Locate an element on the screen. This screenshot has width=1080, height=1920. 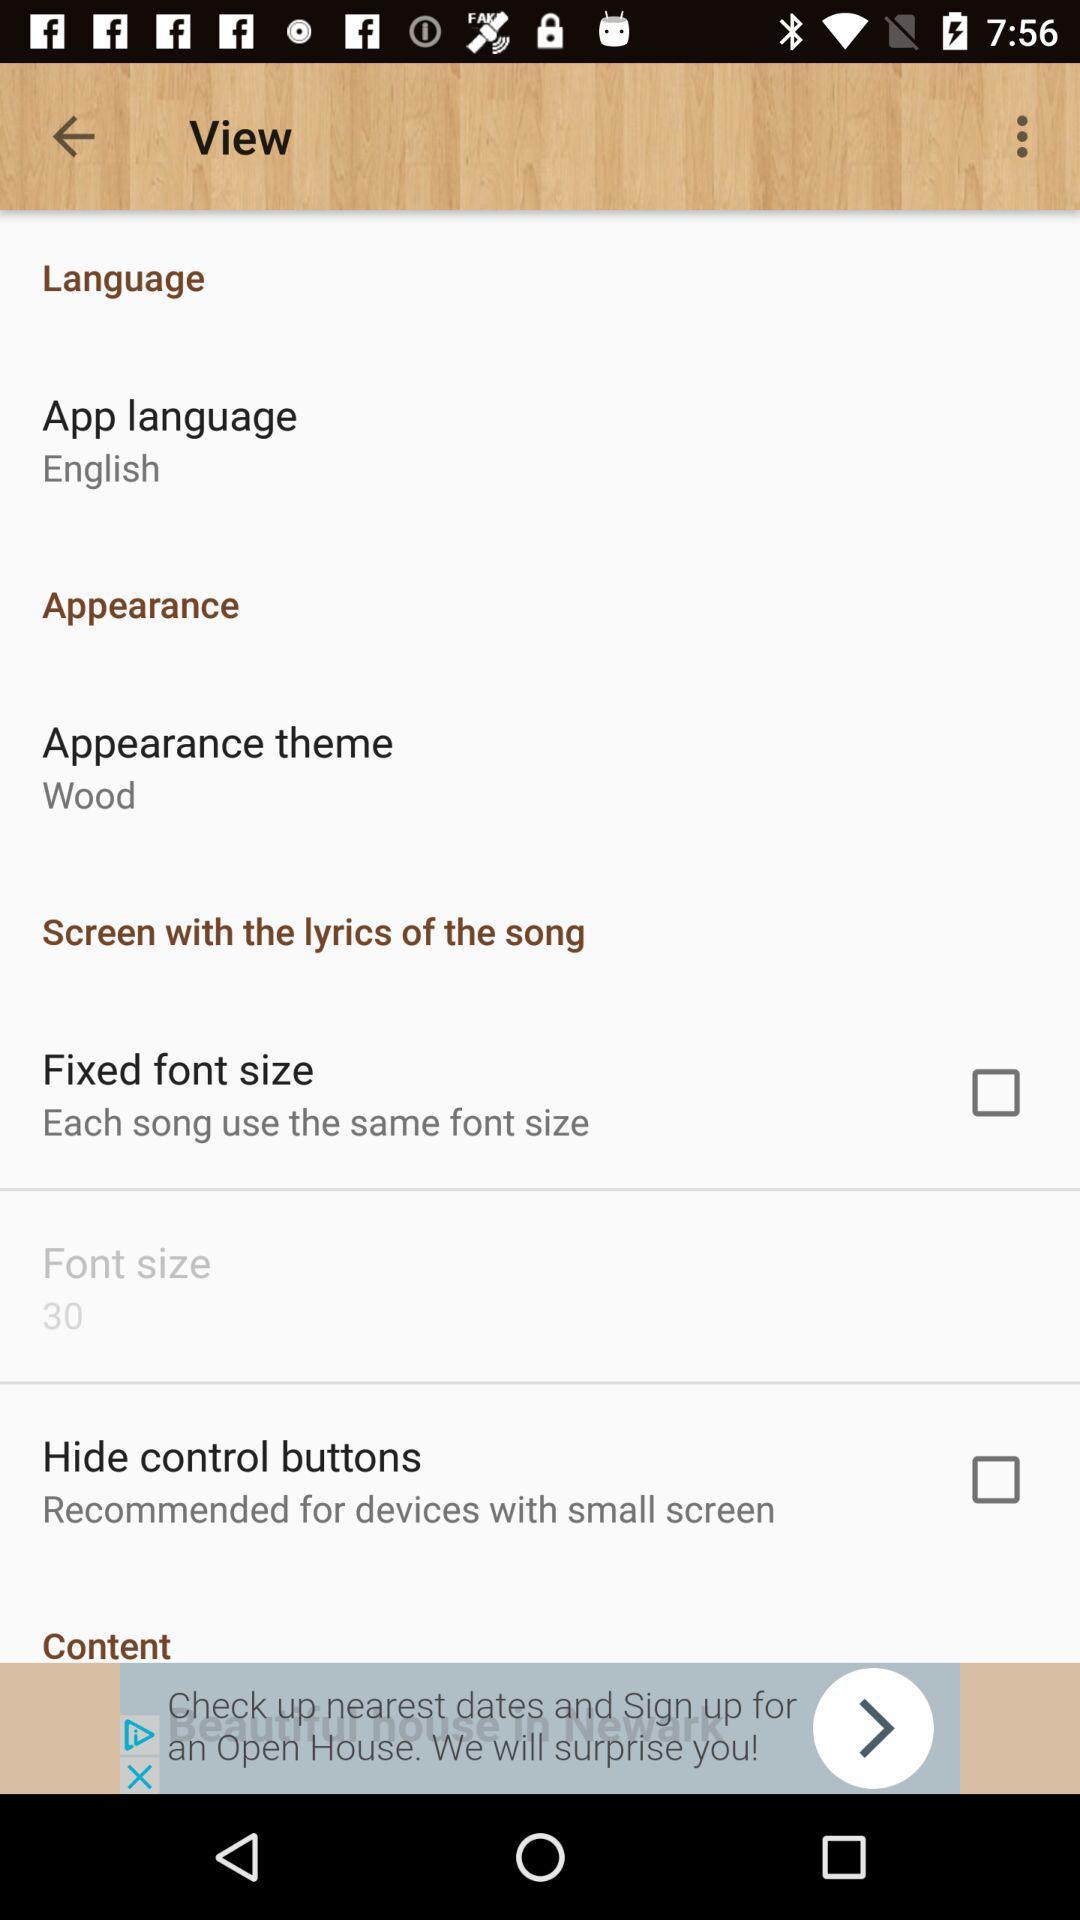
next step to click this option is located at coordinates (540, 1727).